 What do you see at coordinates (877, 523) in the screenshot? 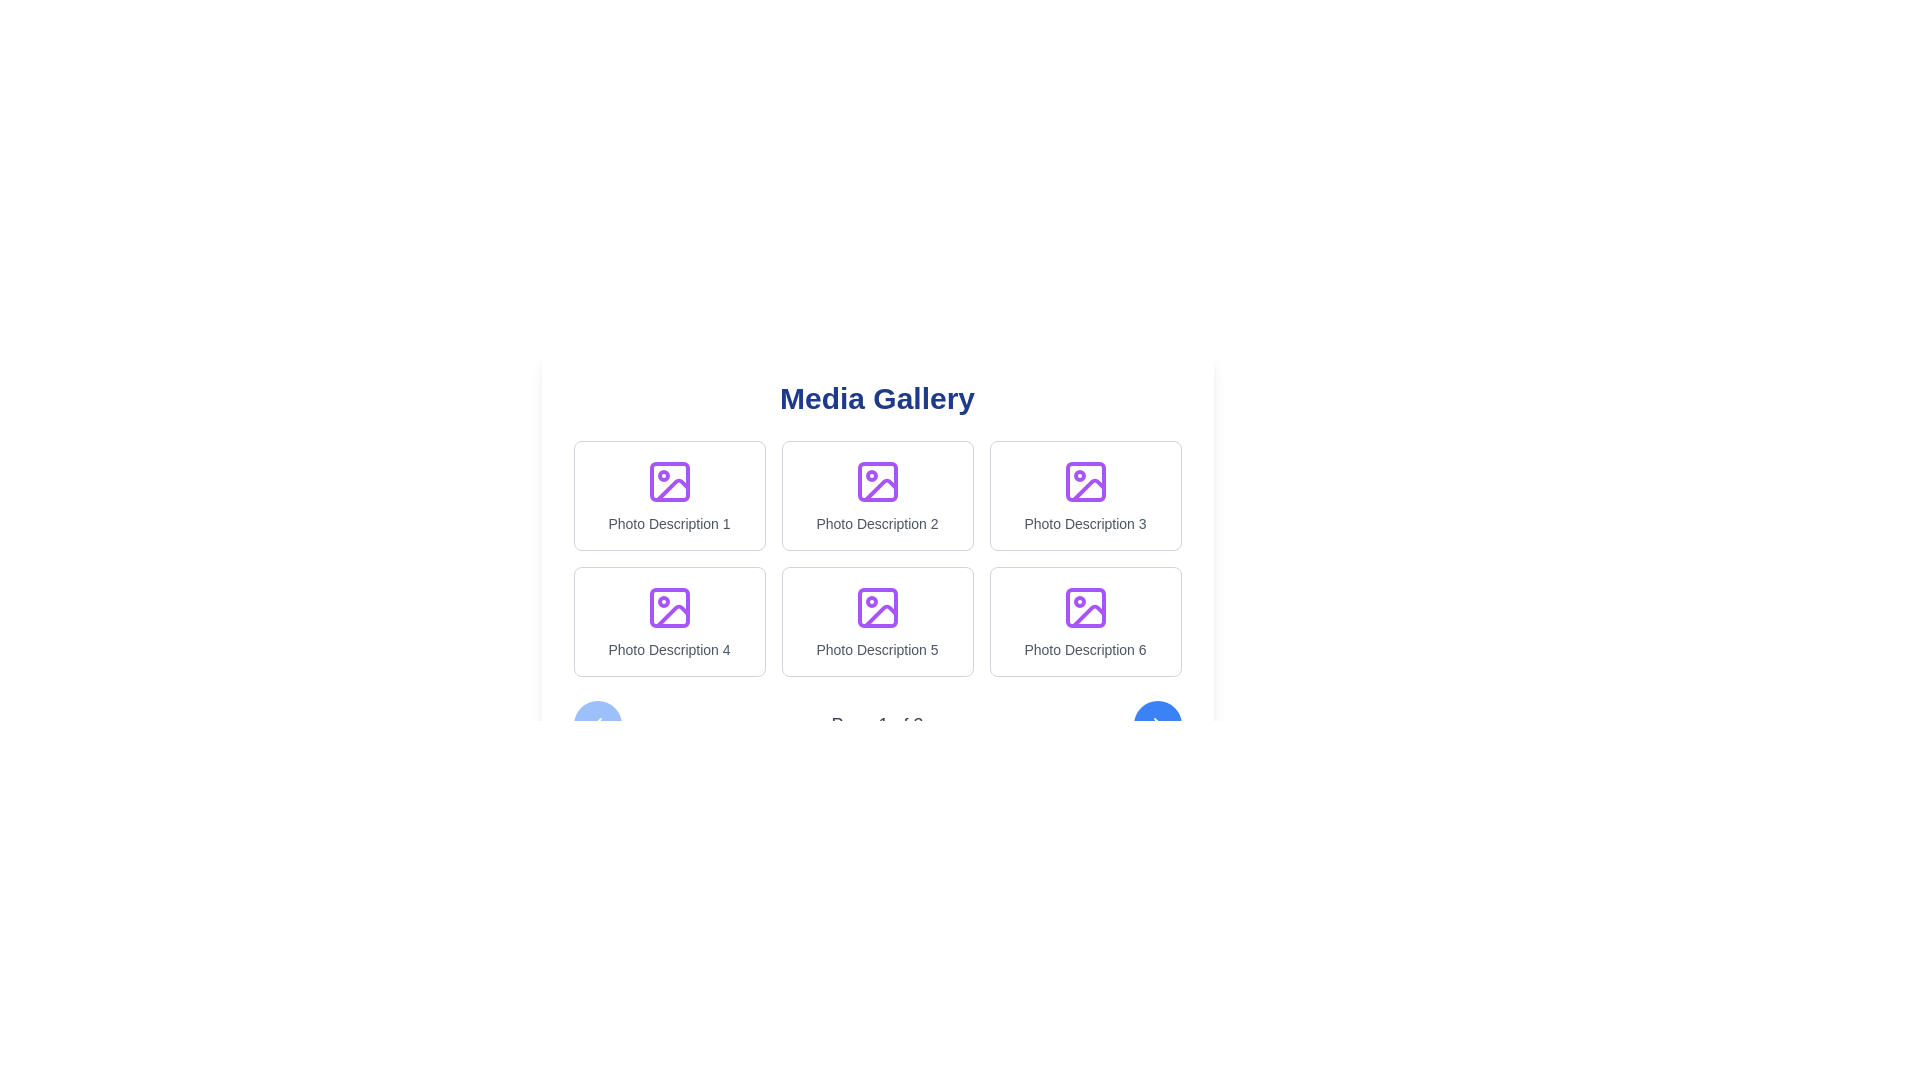
I see `the Static text label displaying 'Photo Description 2' which is located in the second card of the upper row in a 3x2 grid layout` at bounding box center [877, 523].